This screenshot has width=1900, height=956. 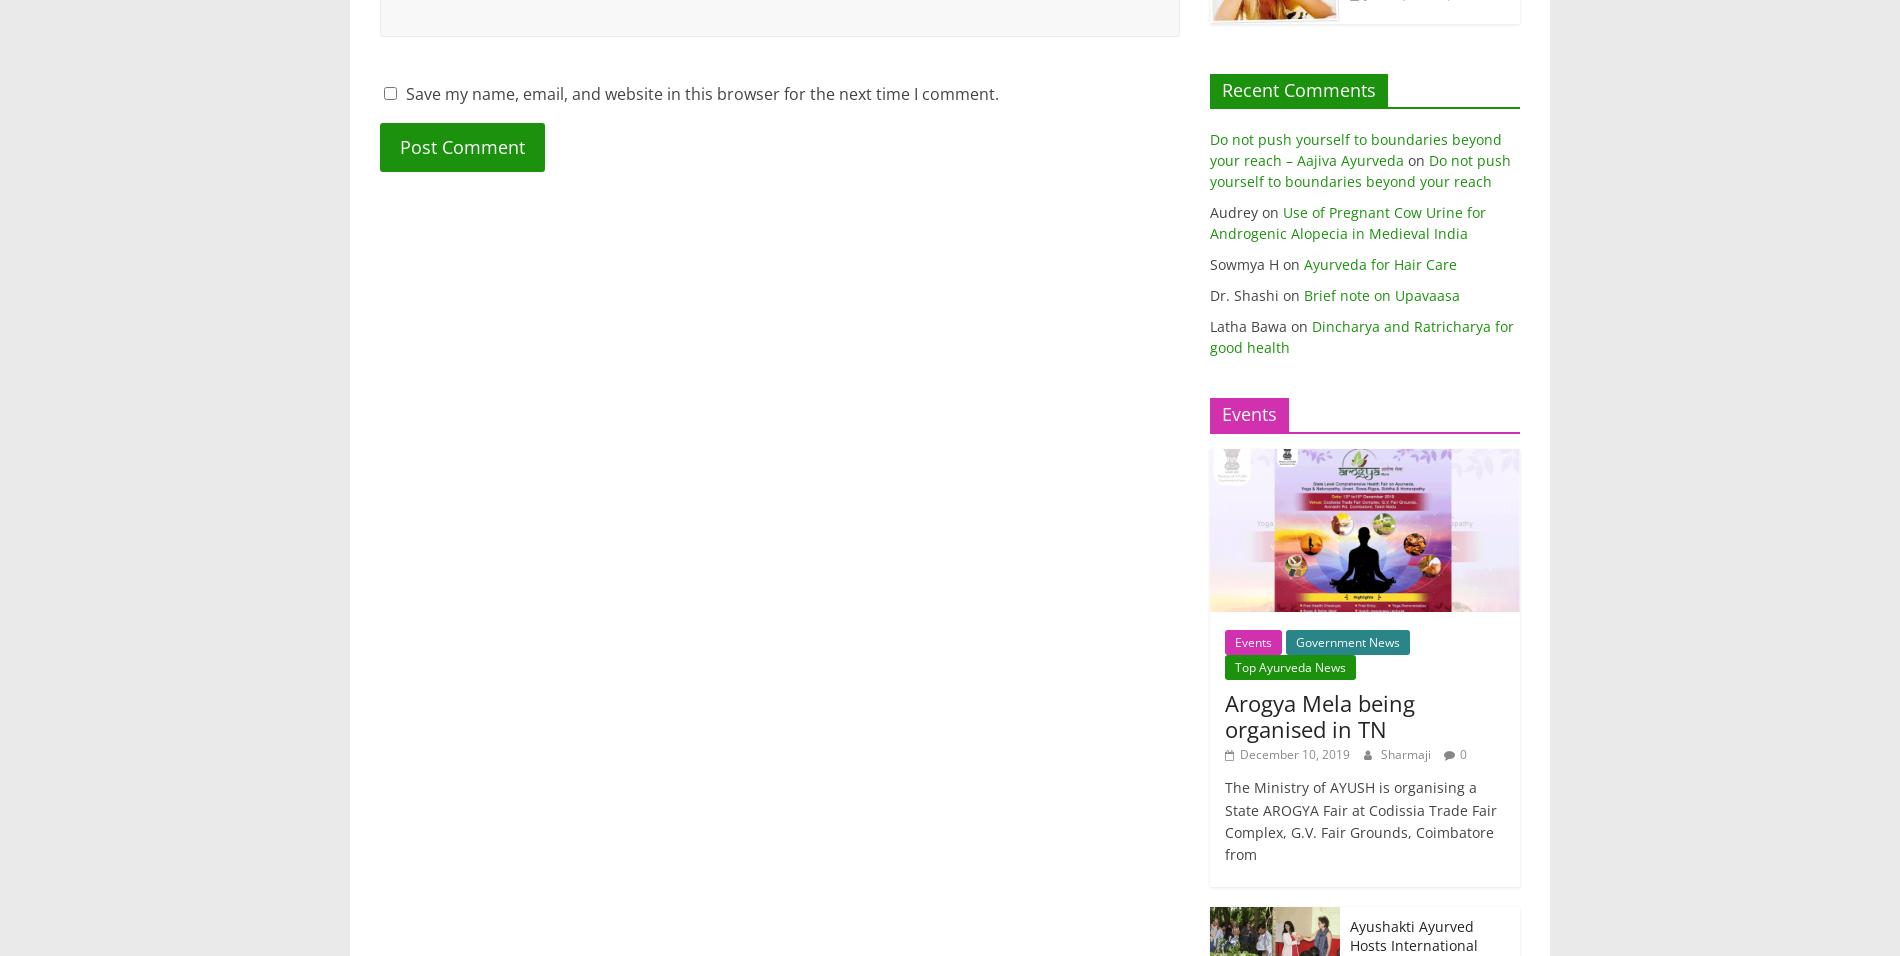 What do you see at coordinates (1223, 820) in the screenshot?
I see `'The Ministry of AYUSH is organising a State AROGYA Fair at Codissia Trade Fair Complex, G.V. Fair Grounds, Coimbatore from'` at bounding box center [1223, 820].